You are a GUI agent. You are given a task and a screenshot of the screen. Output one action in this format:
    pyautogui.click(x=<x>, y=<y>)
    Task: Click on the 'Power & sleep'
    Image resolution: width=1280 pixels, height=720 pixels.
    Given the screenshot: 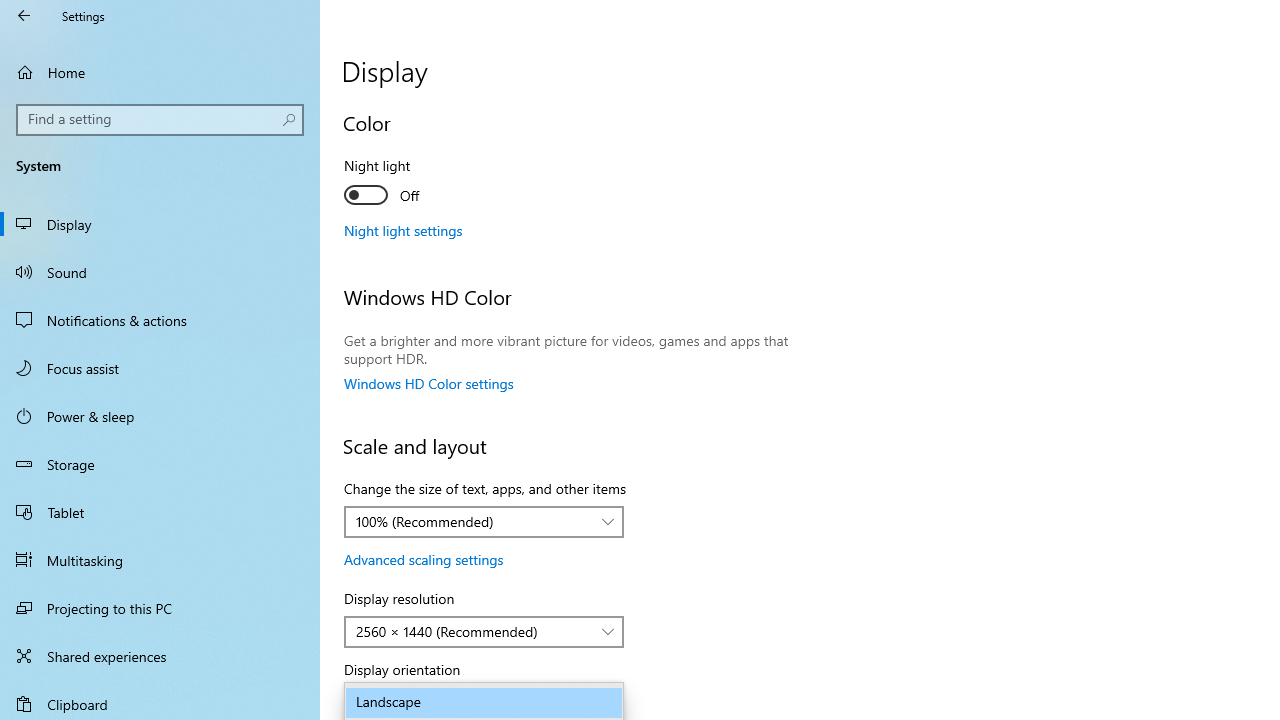 What is the action you would take?
    pyautogui.click(x=160, y=414)
    